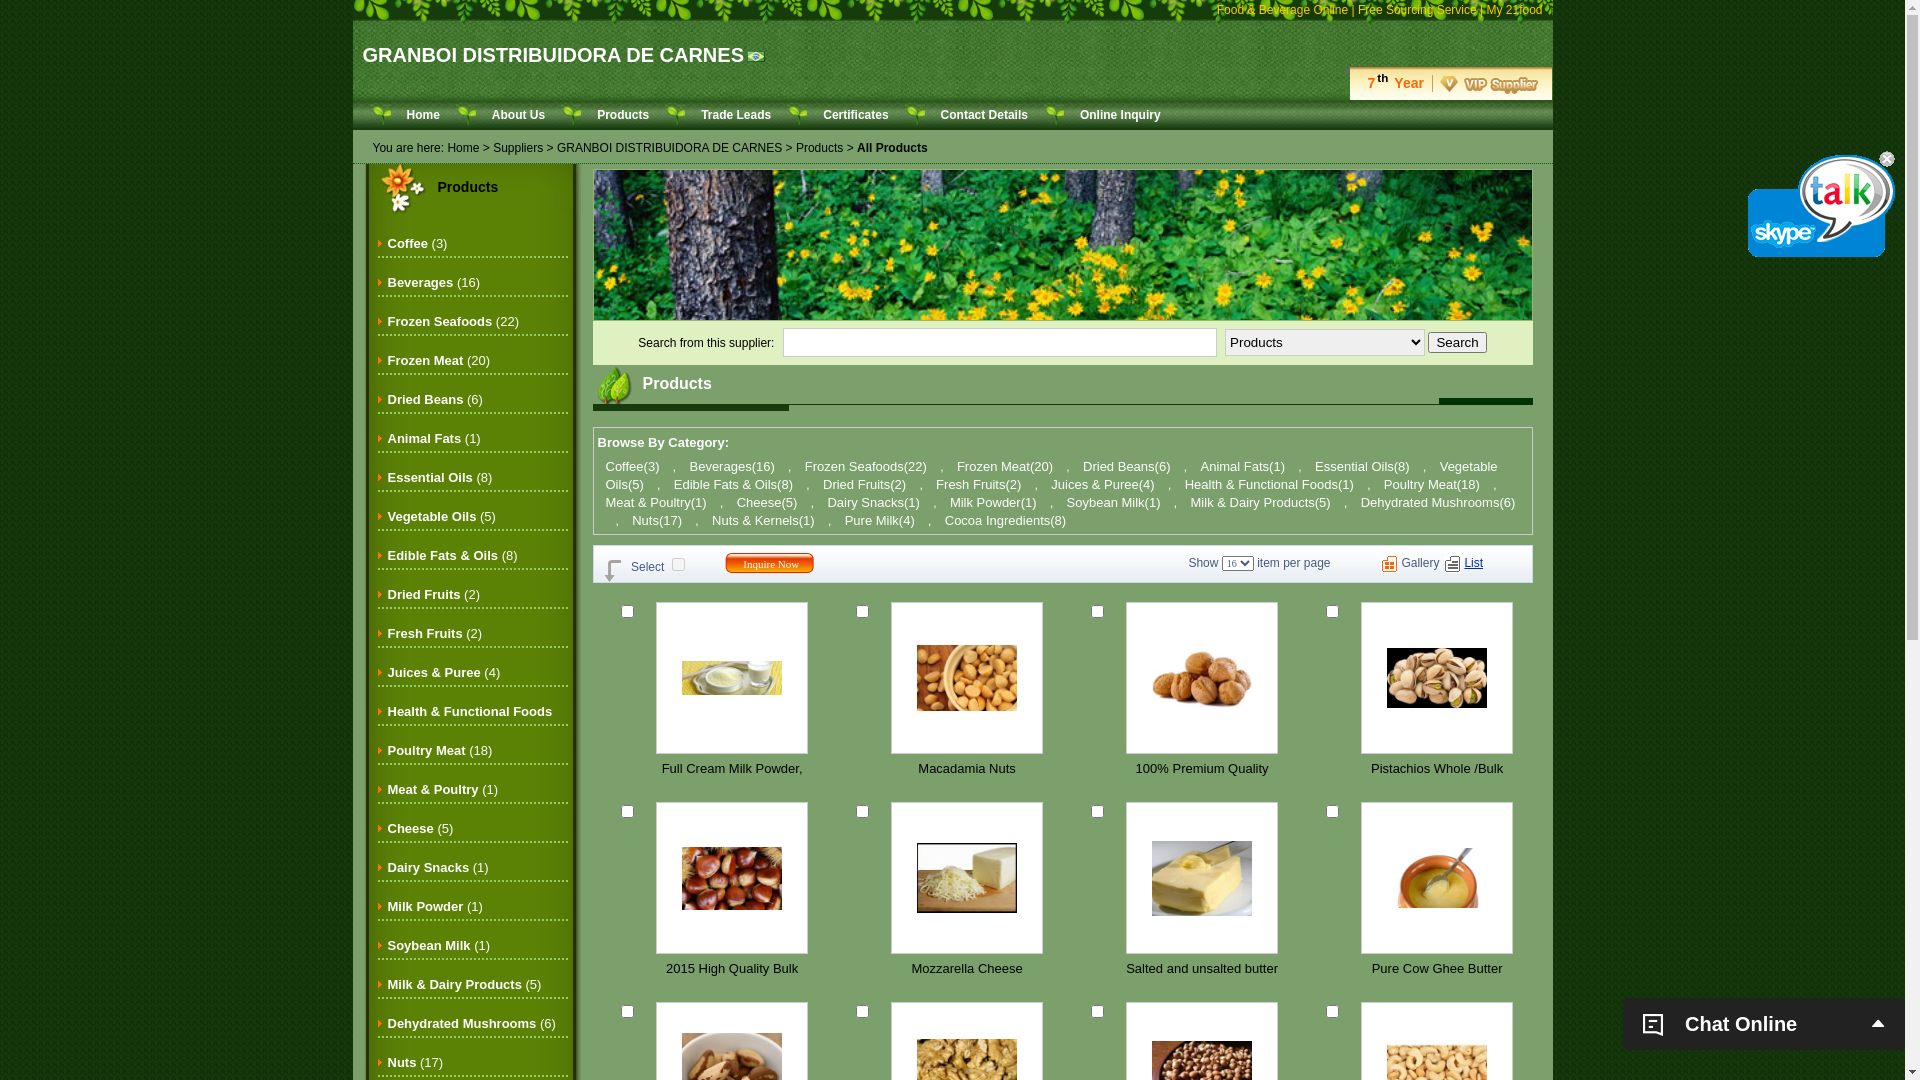  What do you see at coordinates (433, 282) in the screenshot?
I see `'Beverages (16)'` at bounding box center [433, 282].